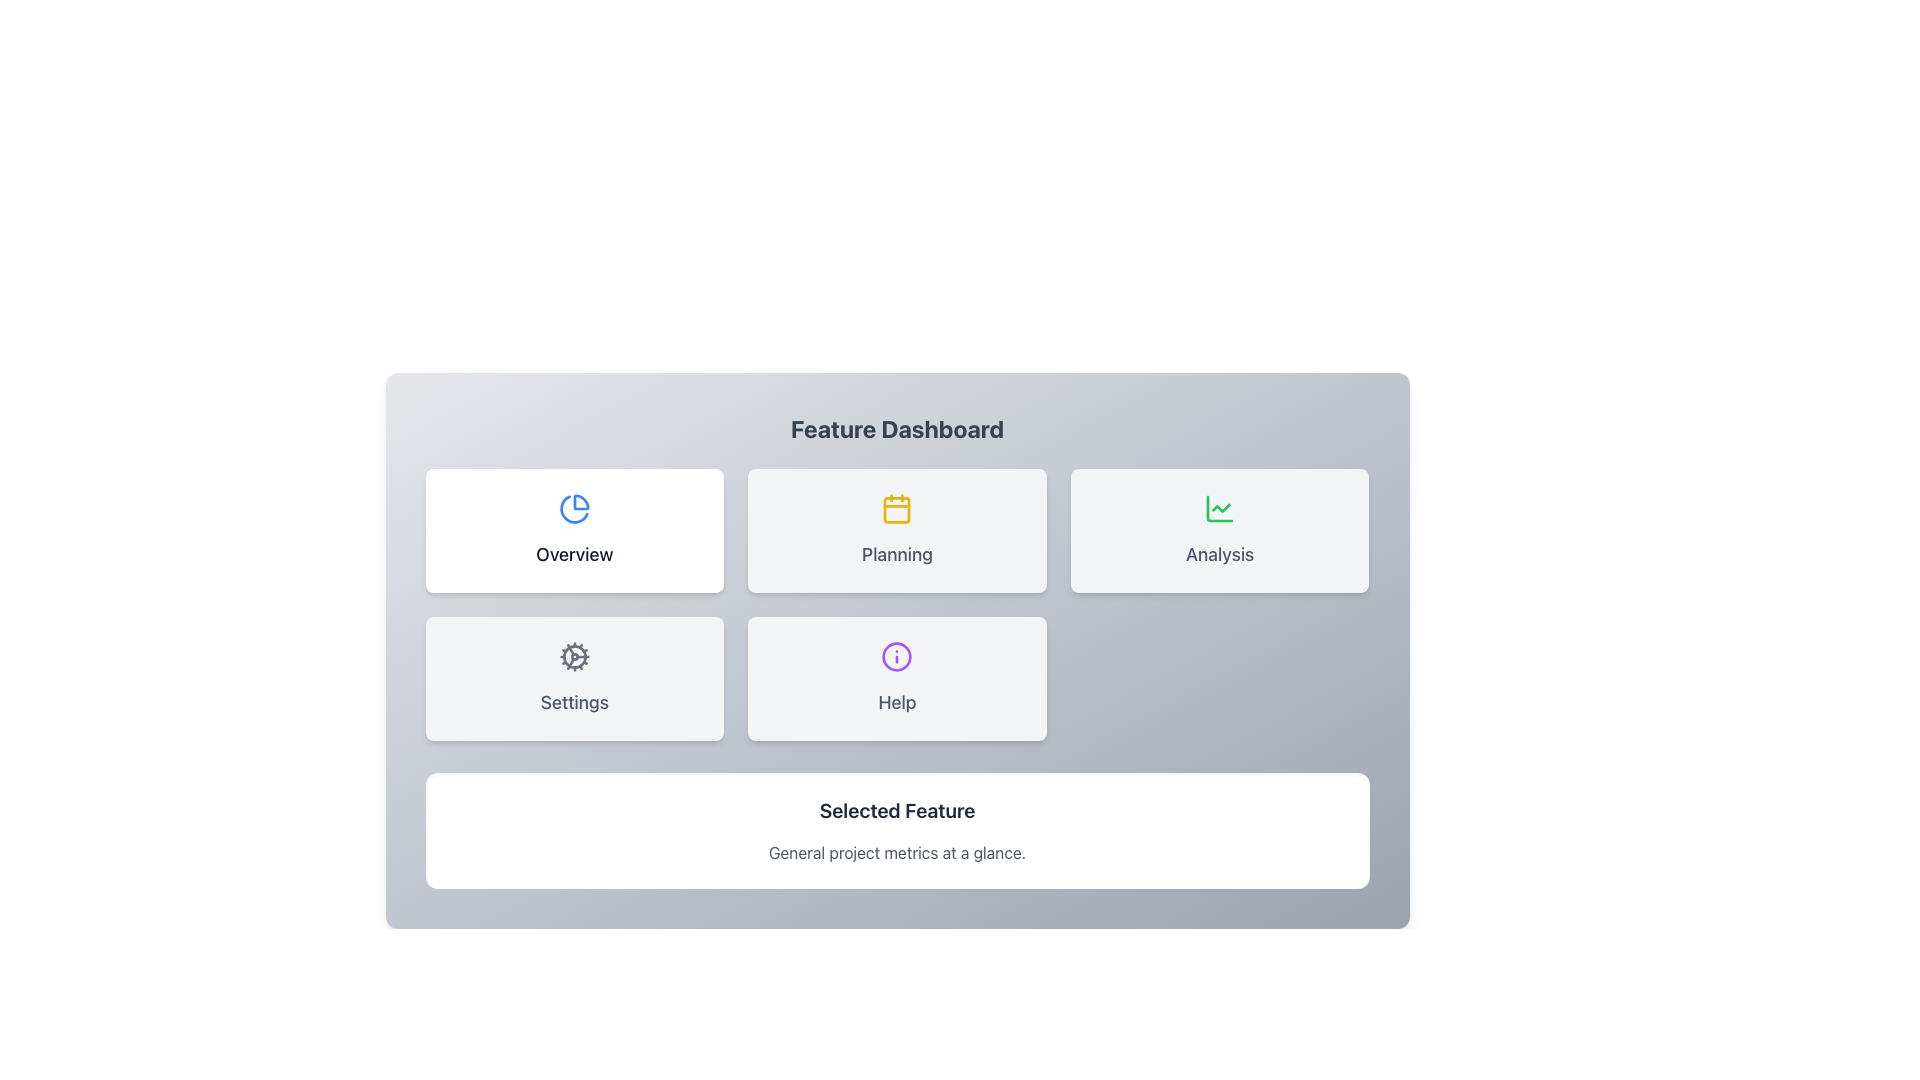 The height and width of the screenshot is (1080, 1920). I want to click on the navigational button located in the top right of the grid layout, which triggers analysis-related functionality, so click(1219, 530).